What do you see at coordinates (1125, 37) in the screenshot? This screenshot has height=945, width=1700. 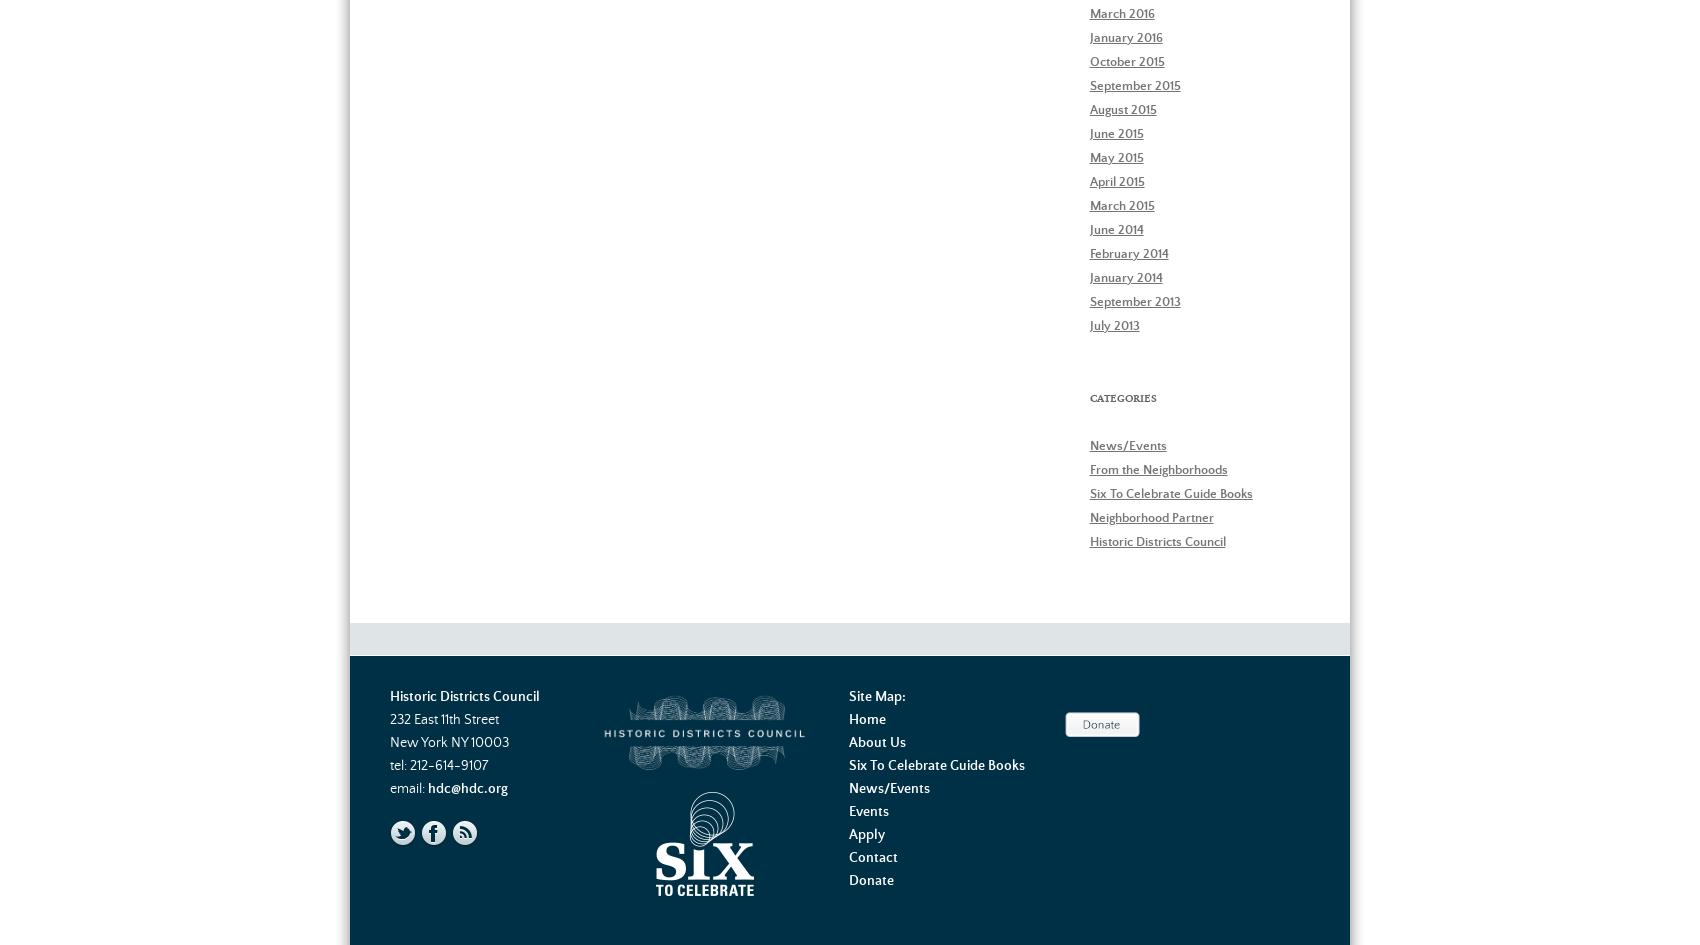 I see `'January 2016'` at bounding box center [1125, 37].